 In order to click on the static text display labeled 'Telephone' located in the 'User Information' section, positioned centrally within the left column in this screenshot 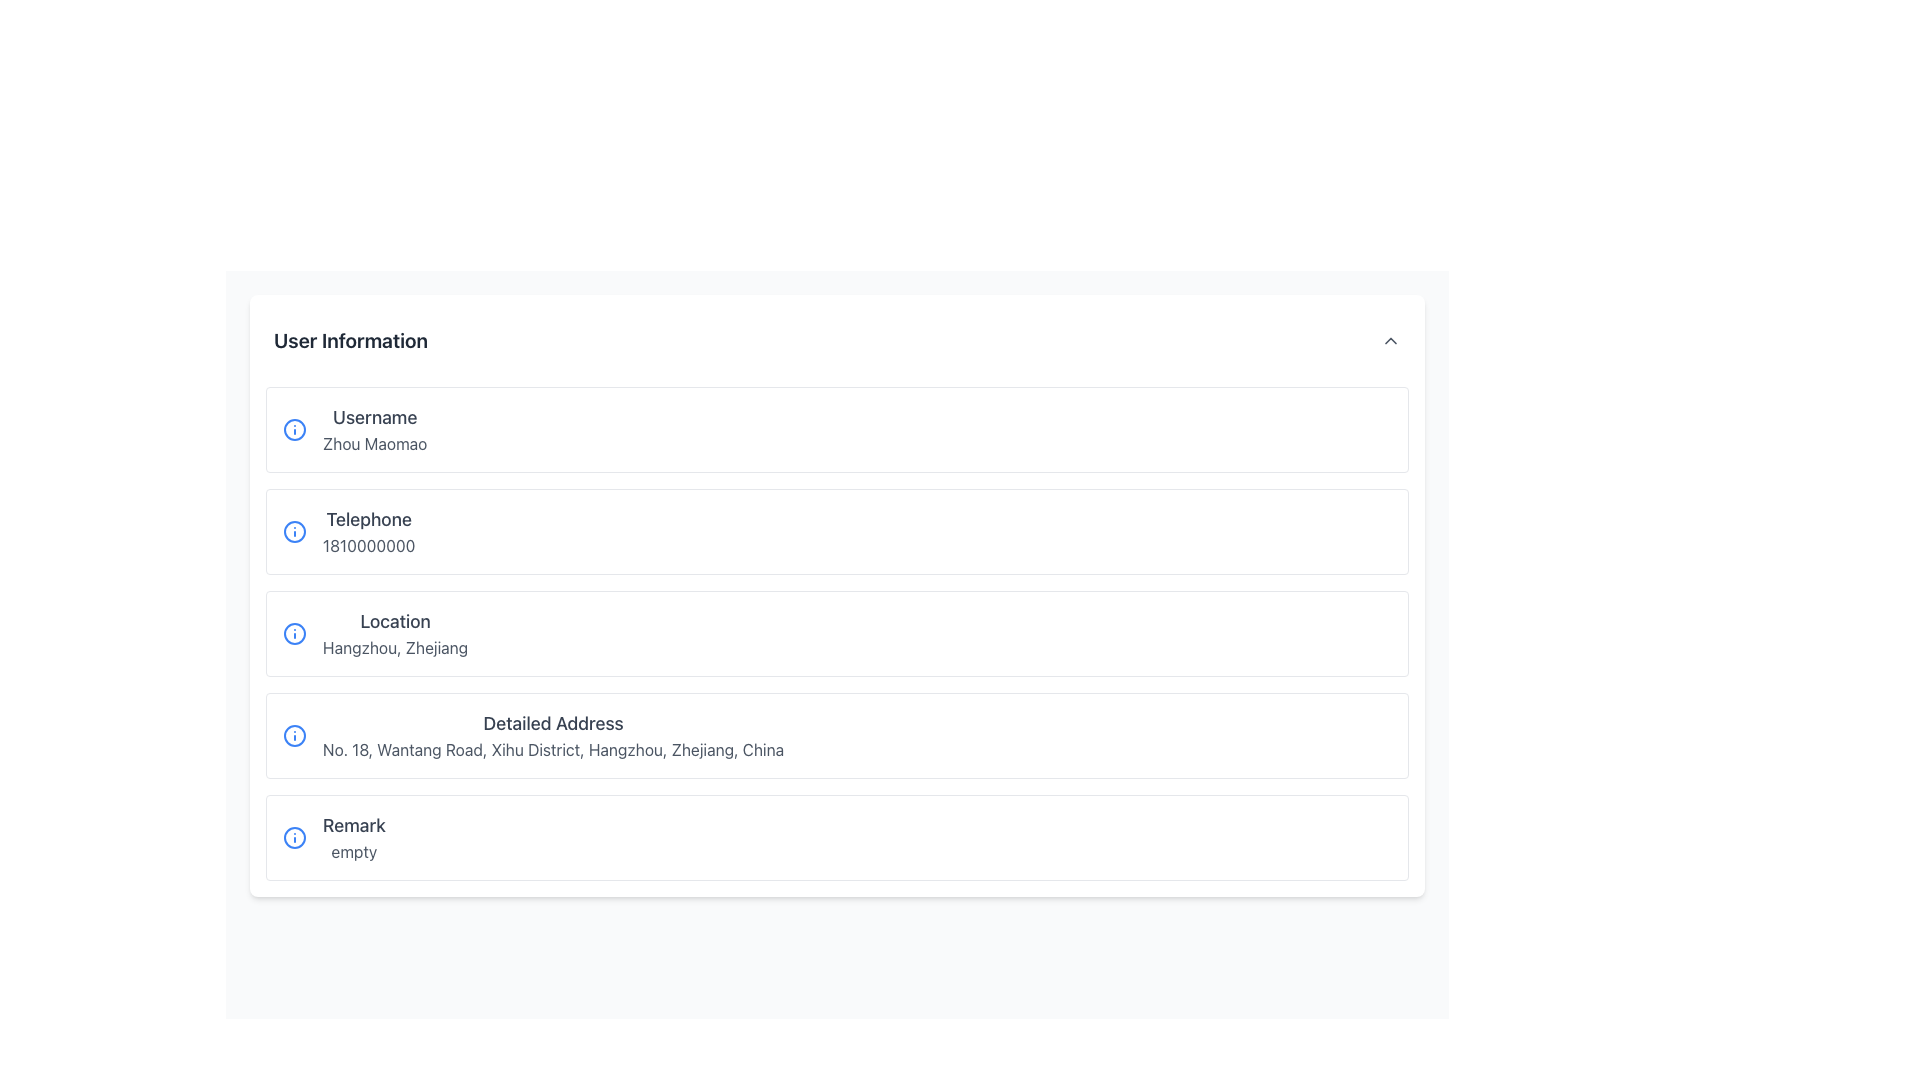, I will do `click(369, 531)`.